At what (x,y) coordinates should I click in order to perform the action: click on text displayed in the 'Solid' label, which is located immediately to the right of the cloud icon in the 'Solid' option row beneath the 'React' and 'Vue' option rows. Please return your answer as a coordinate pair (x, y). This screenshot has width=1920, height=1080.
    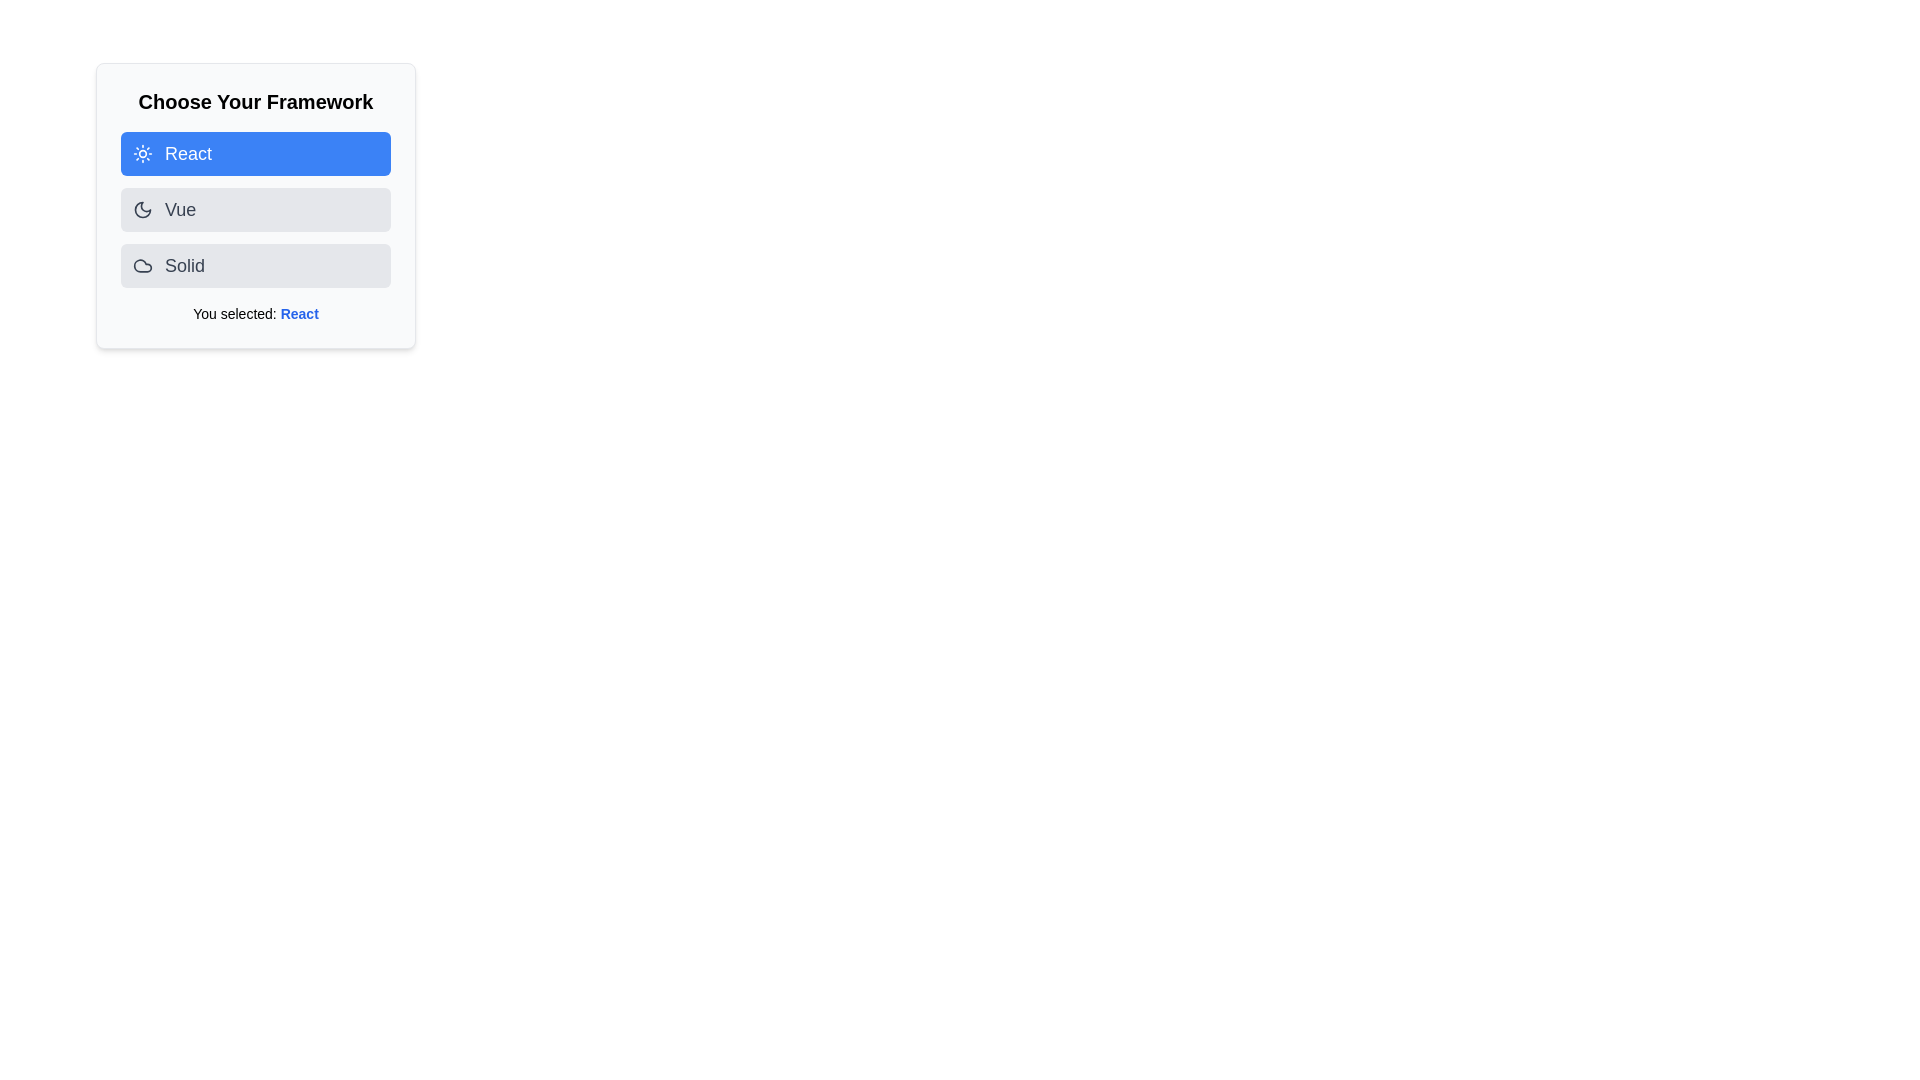
    Looking at the image, I should click on (185, 265).